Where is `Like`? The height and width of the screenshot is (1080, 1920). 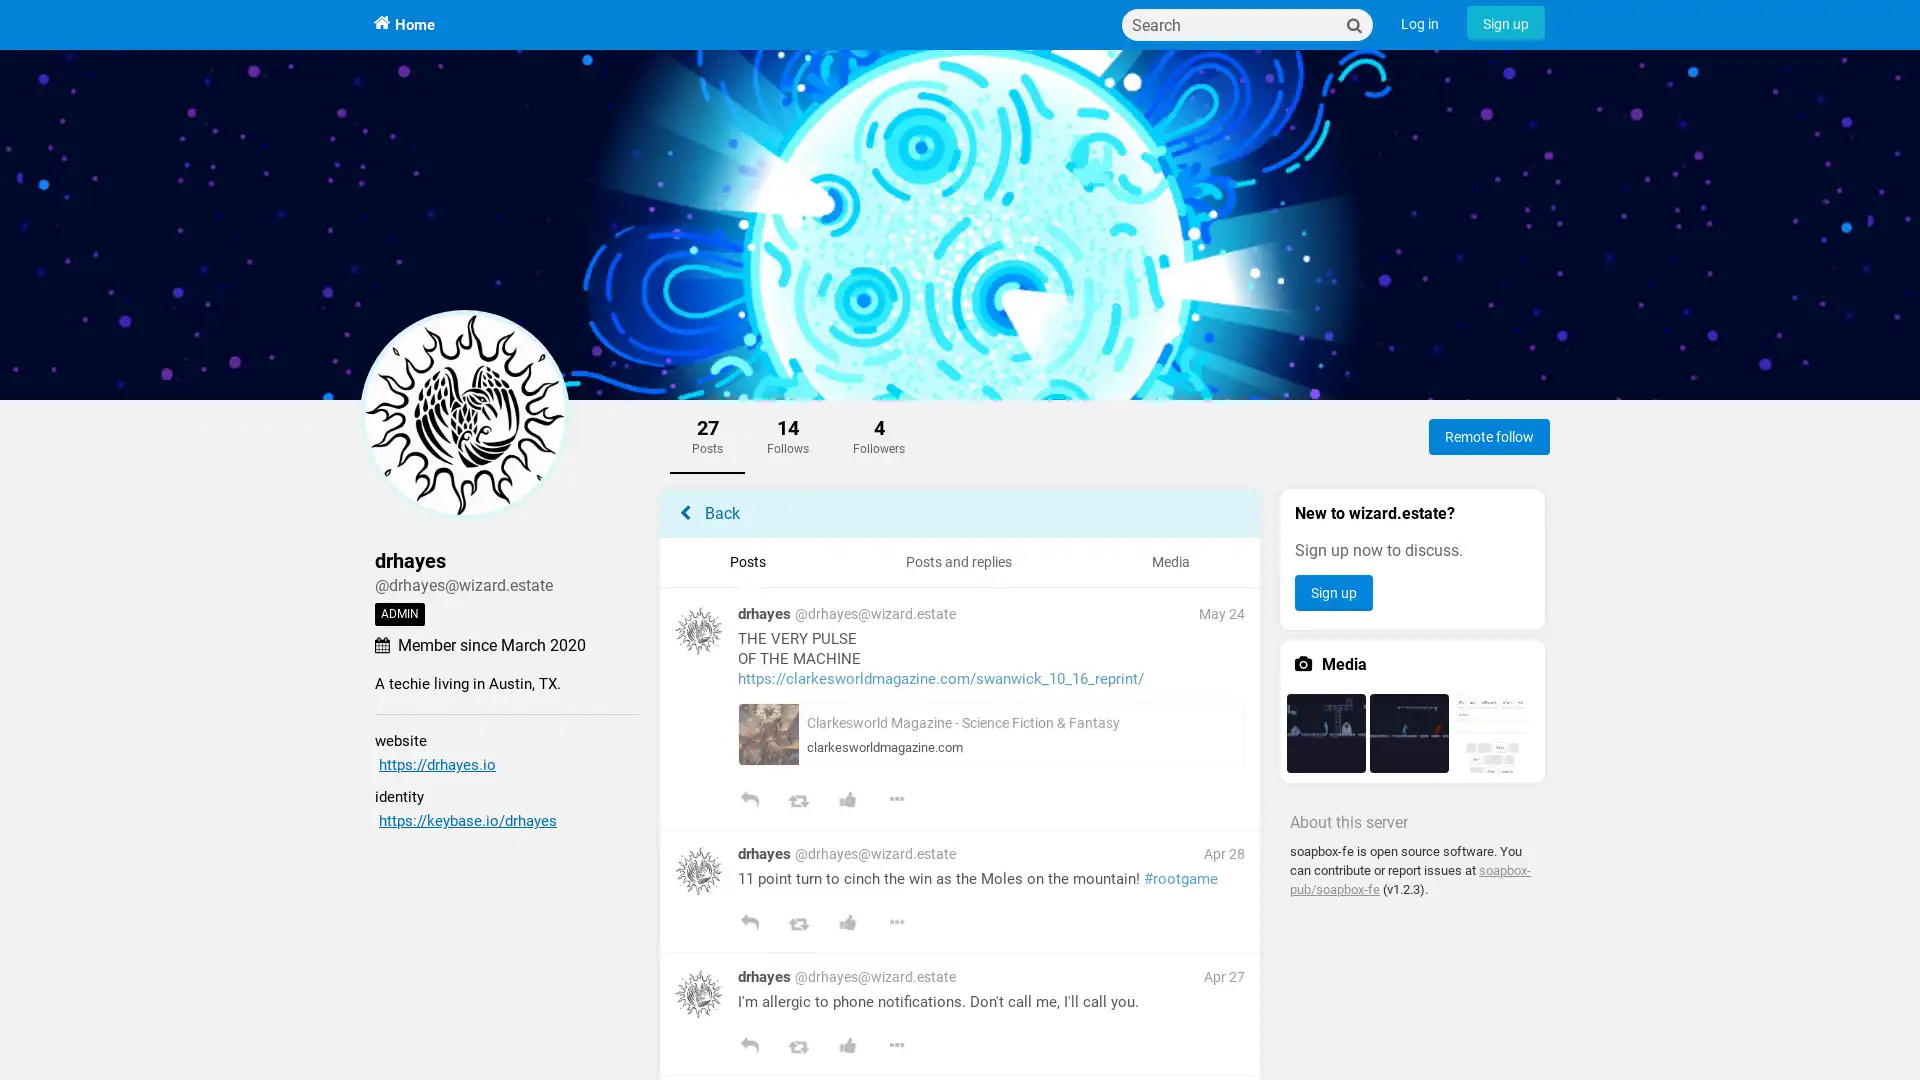
Like is located at coordinates (847, 1047).